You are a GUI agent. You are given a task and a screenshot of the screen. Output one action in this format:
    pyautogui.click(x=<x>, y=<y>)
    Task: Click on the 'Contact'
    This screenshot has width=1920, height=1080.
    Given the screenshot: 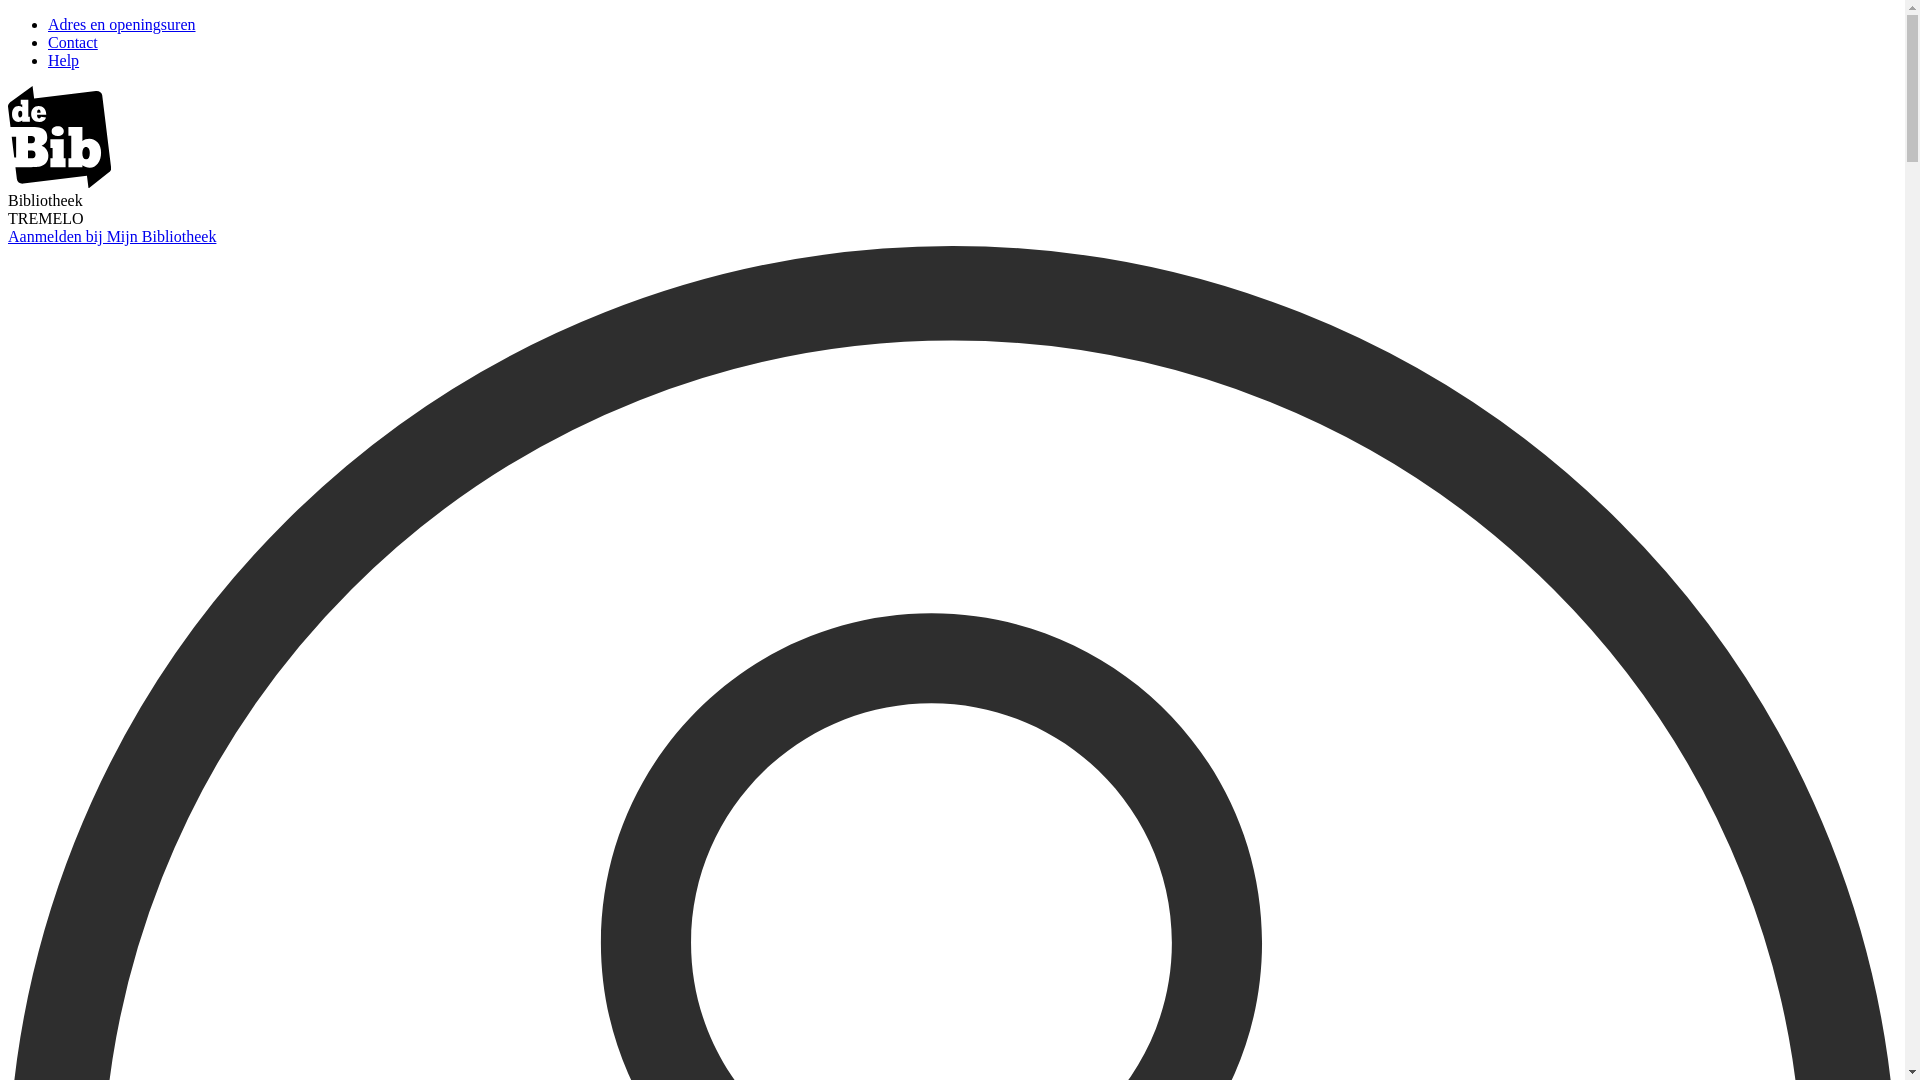 What is the action you would take?
    pyautogui.click(x=72, y=42)
    